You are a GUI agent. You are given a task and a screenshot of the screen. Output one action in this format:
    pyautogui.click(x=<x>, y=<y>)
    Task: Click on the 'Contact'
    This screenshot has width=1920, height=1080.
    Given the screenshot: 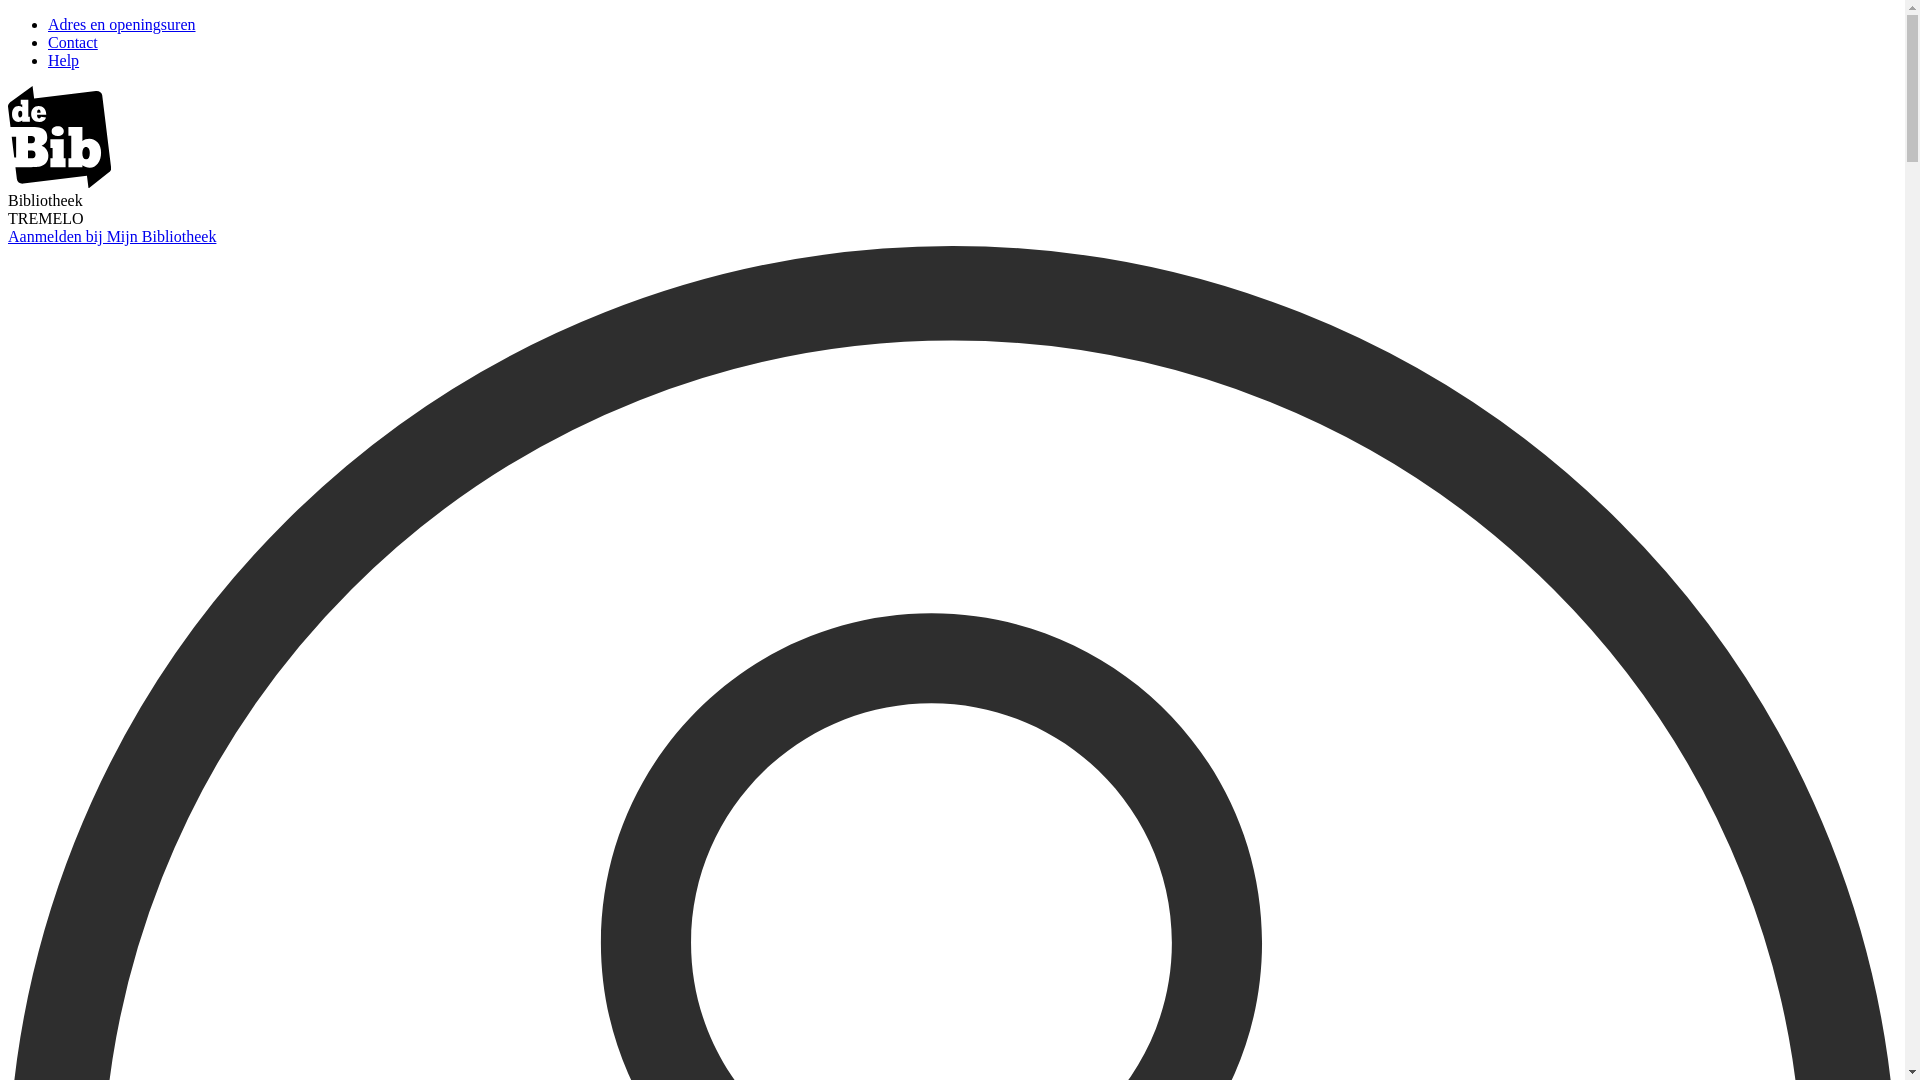 What is the action you would take?
    pyautogui.click(x=72, y=42)
    